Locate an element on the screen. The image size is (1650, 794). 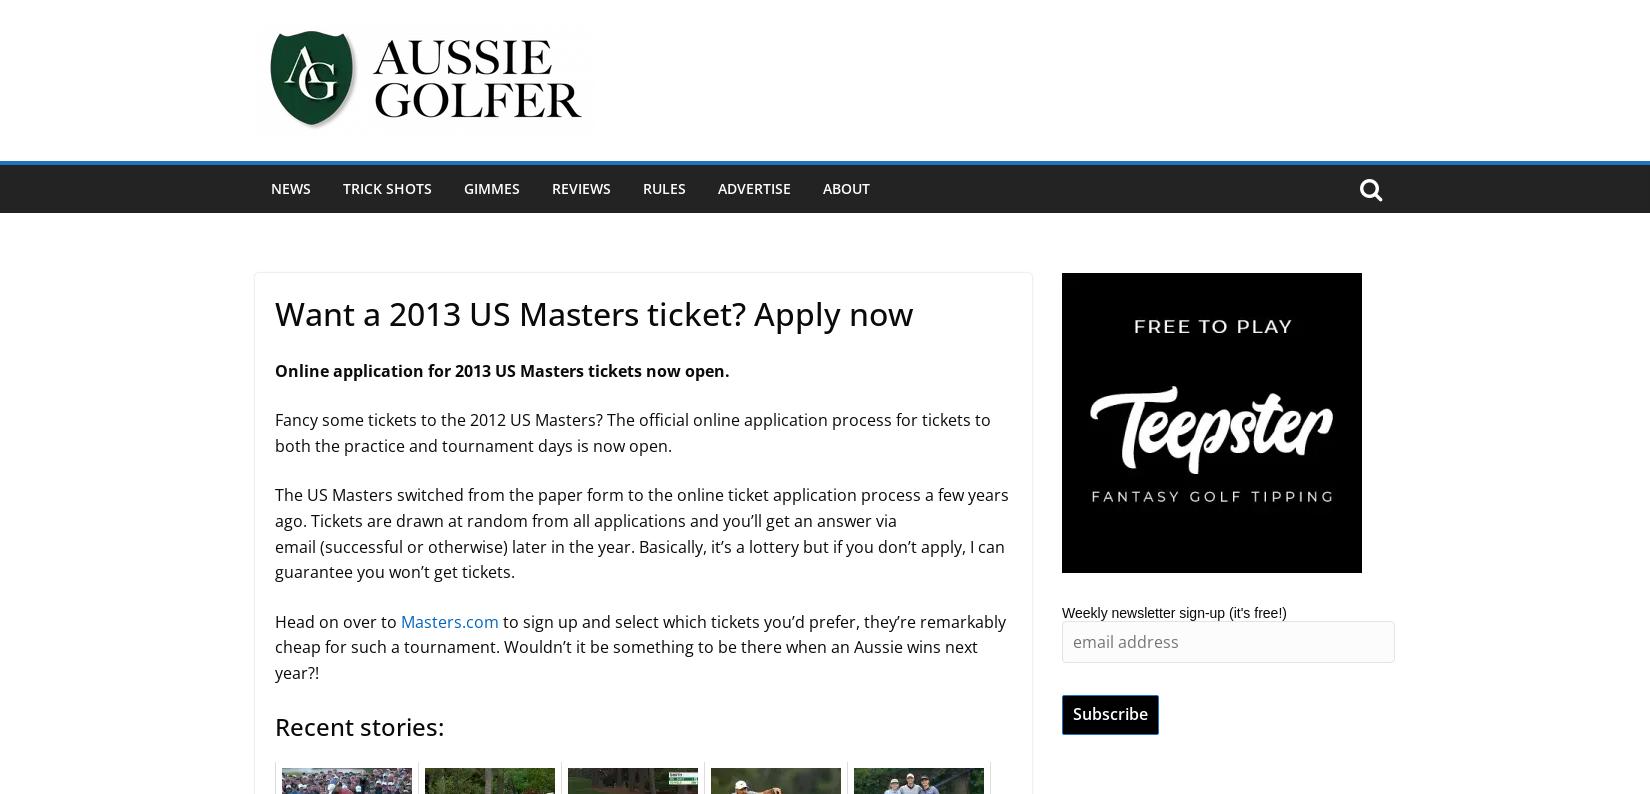
'Trick Shots' is located at coordinates (387, 187).